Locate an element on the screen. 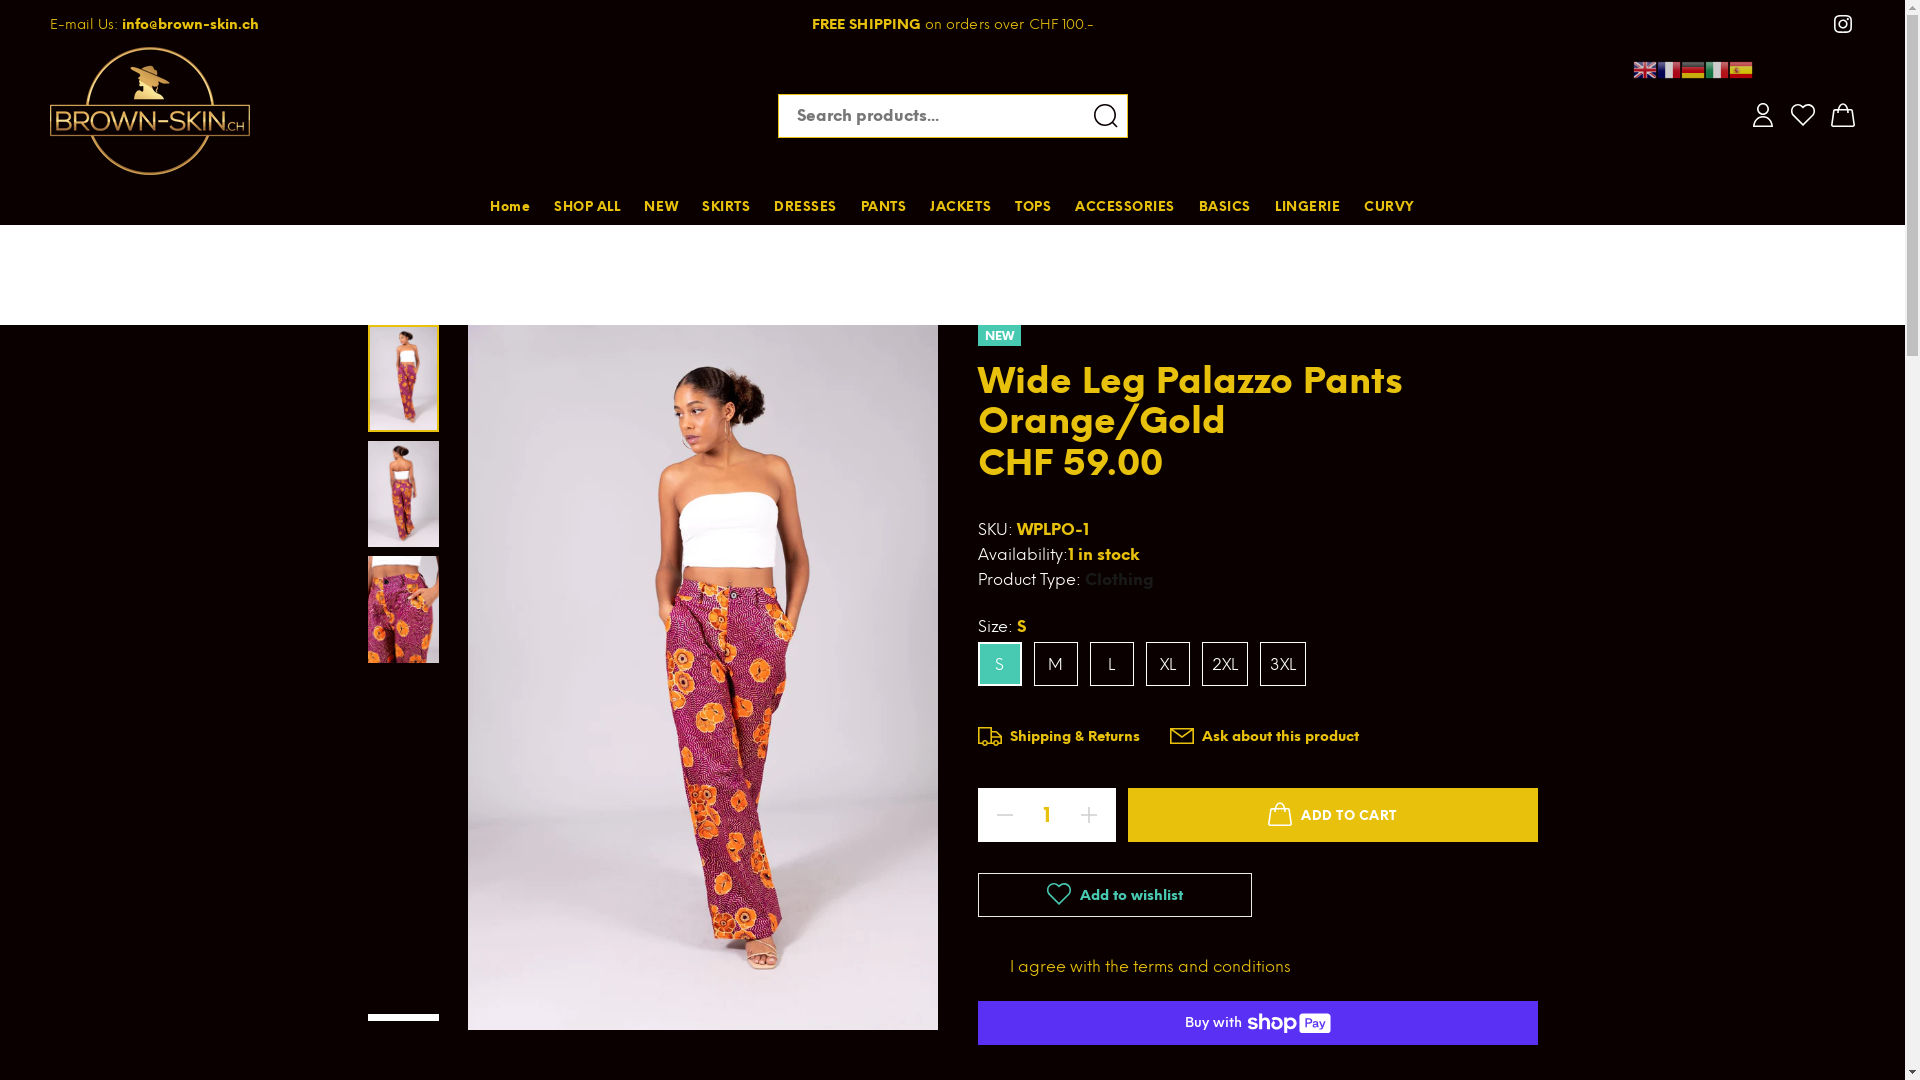  'PANTS' is located at coordinates (849, 205).